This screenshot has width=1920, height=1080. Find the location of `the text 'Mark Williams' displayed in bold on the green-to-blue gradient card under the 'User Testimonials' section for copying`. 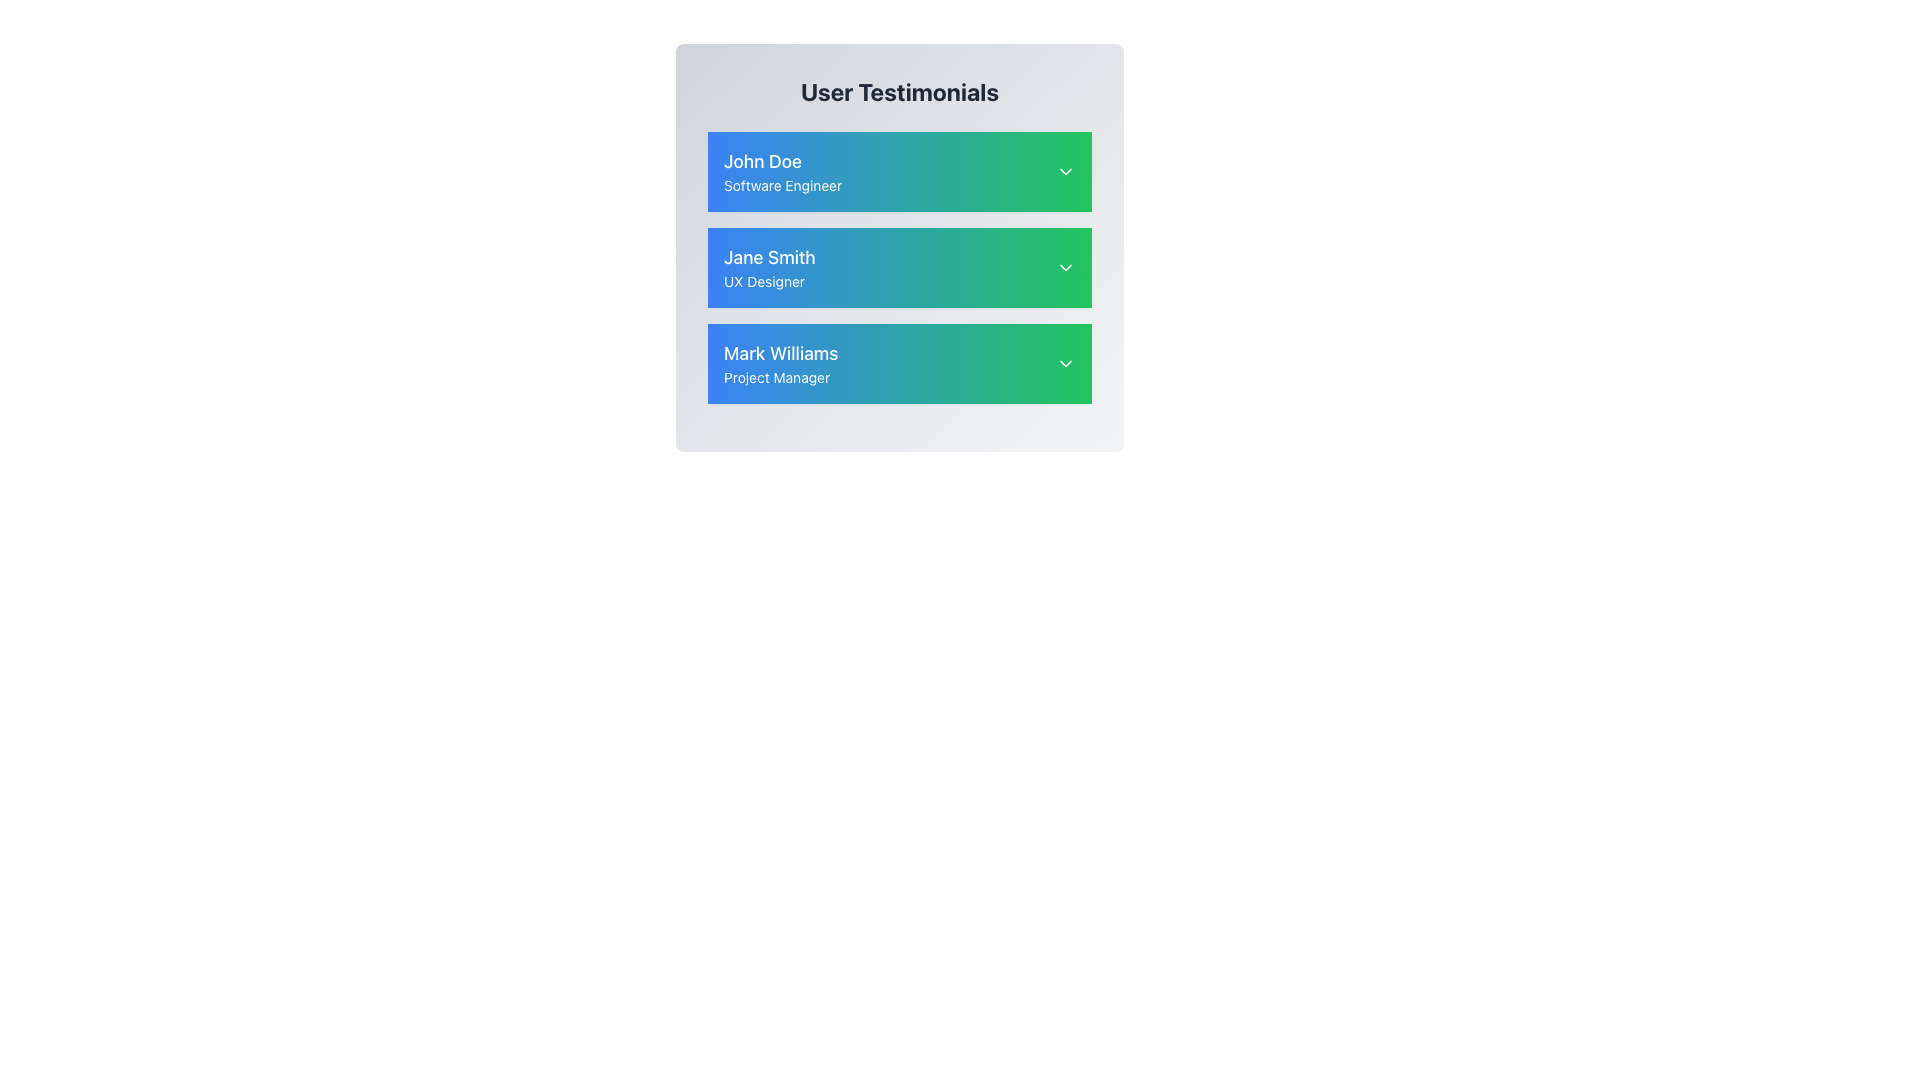

the text 'Mark Williams' displayed in bold on the green-to-blue gradient card under the 'User Testimonials' section for copying is located at coordinates (780, 353).